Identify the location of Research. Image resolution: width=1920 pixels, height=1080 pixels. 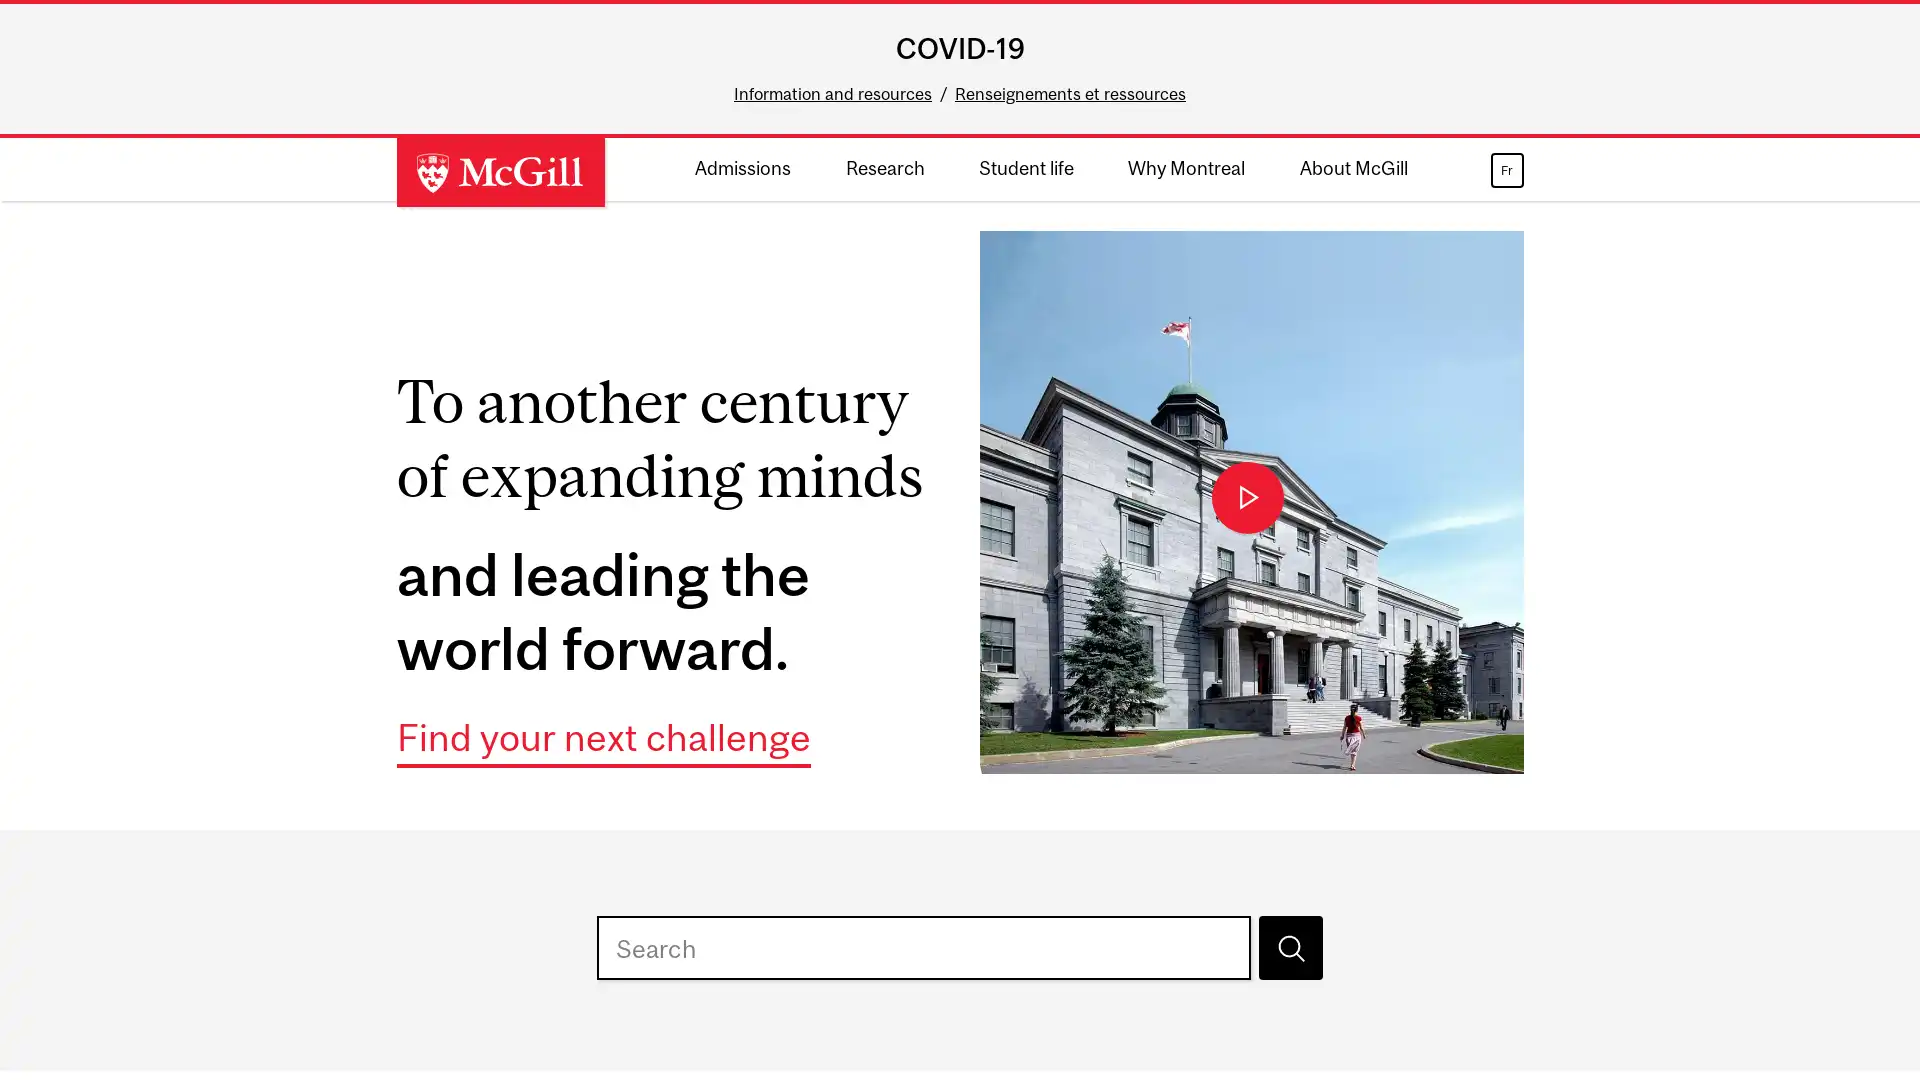
(883, 167).